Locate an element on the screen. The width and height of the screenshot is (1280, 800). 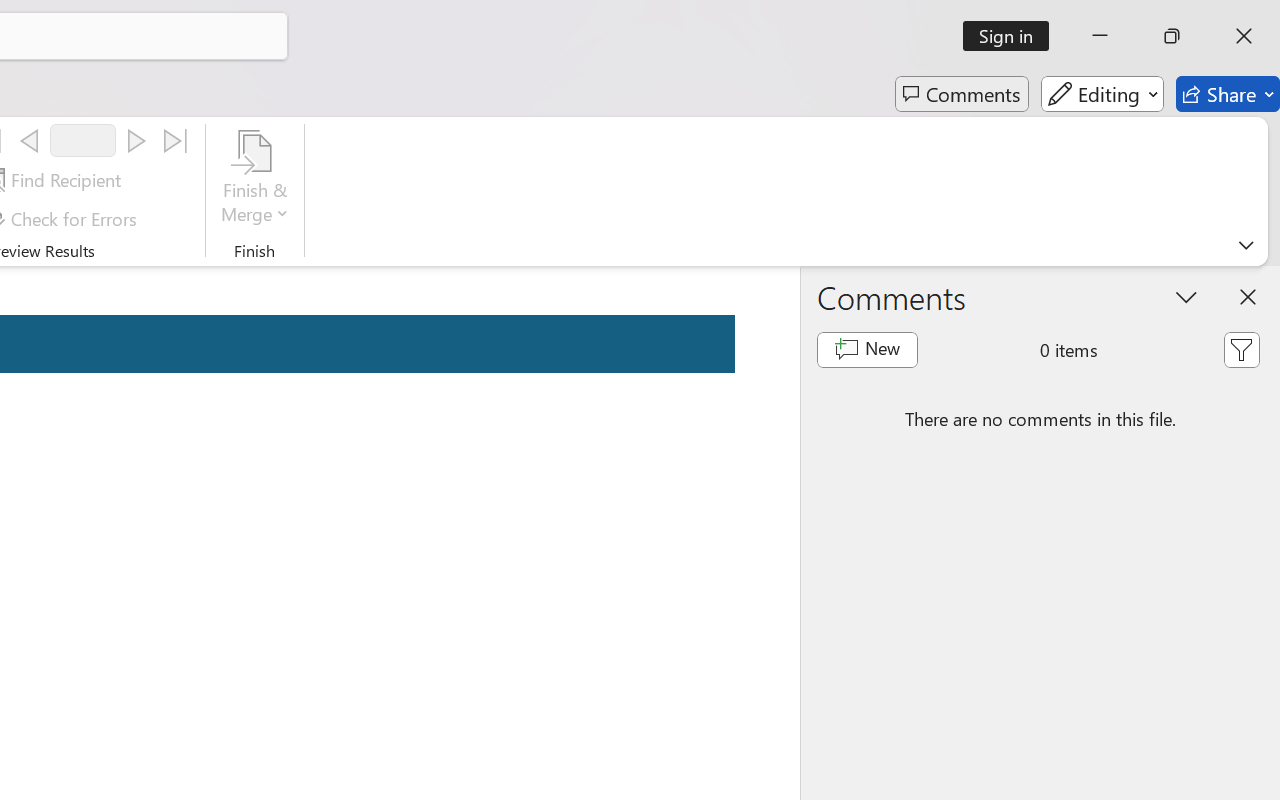
'Next' is located at coordinates (135, 141).